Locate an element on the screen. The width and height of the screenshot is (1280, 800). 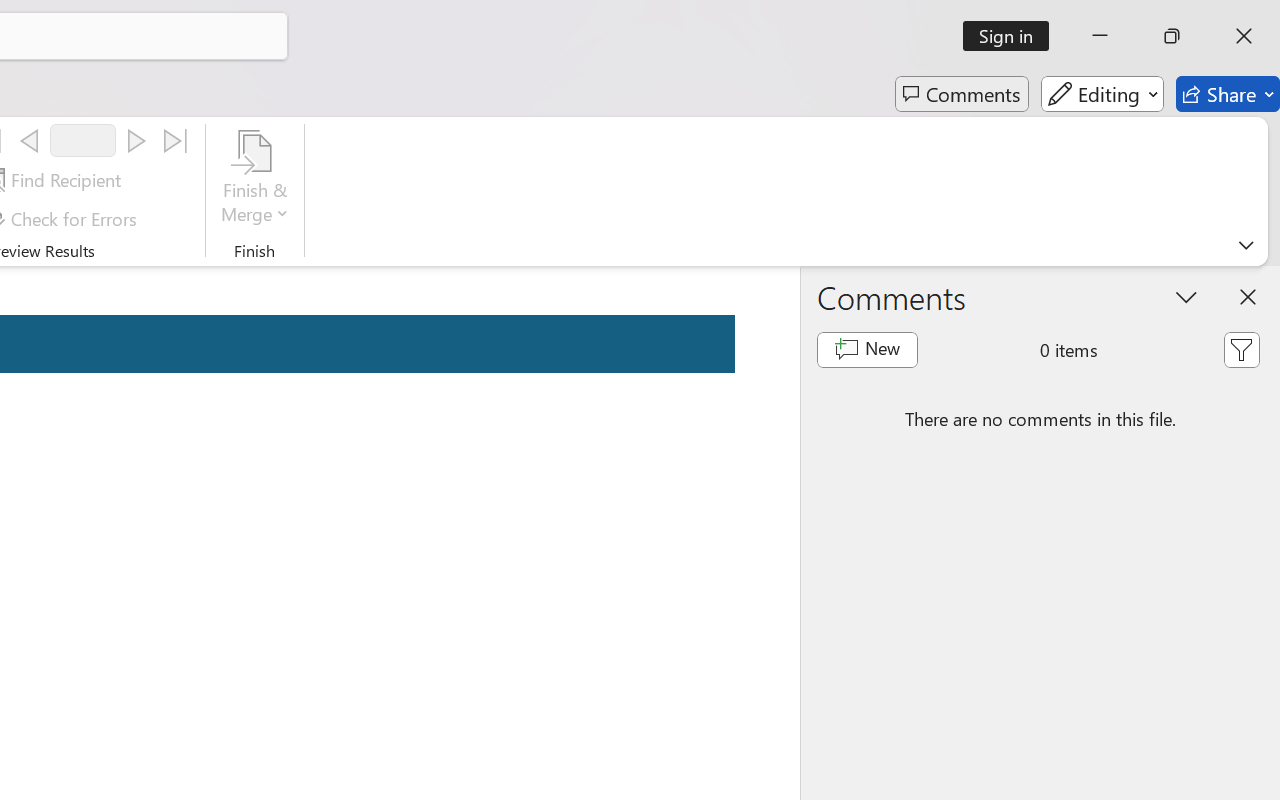
'Next' is located at coordinates (135, 141).